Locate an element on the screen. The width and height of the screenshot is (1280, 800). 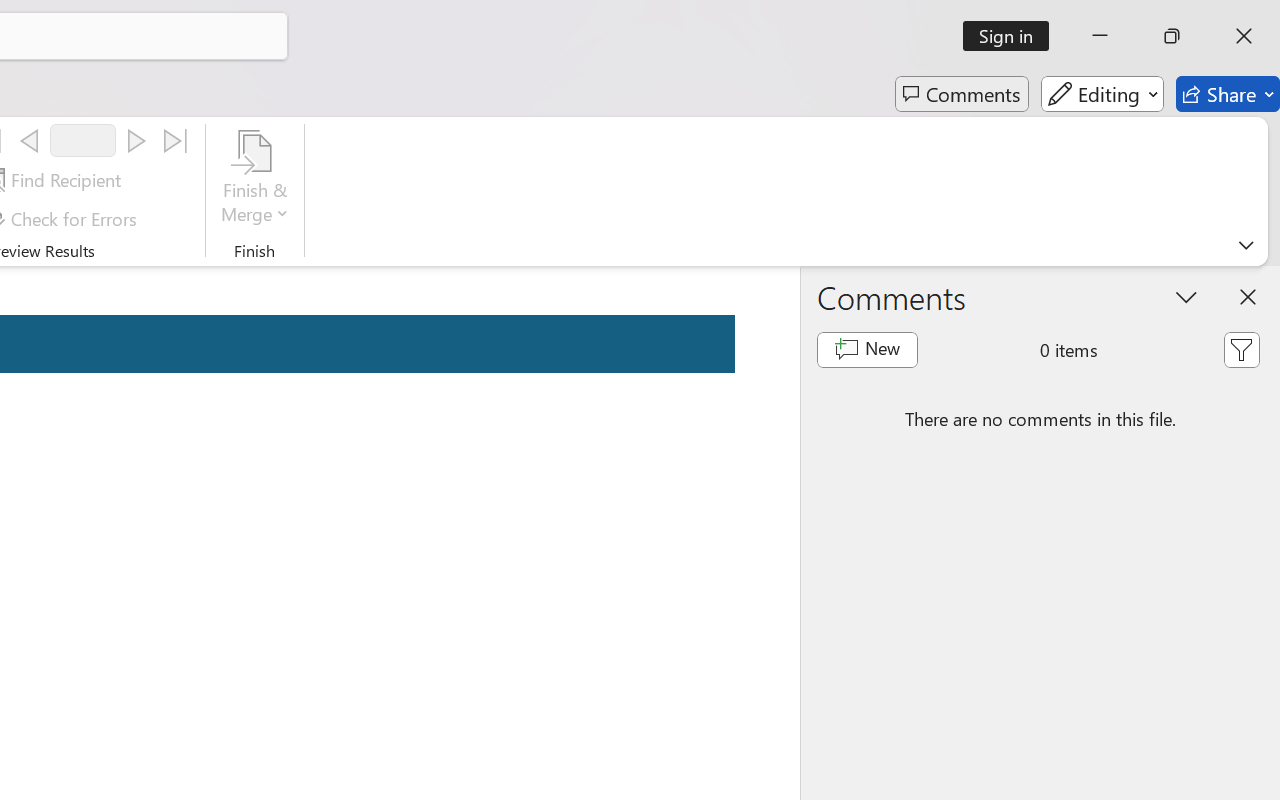
'Next' is located at coordinates (135, 141).